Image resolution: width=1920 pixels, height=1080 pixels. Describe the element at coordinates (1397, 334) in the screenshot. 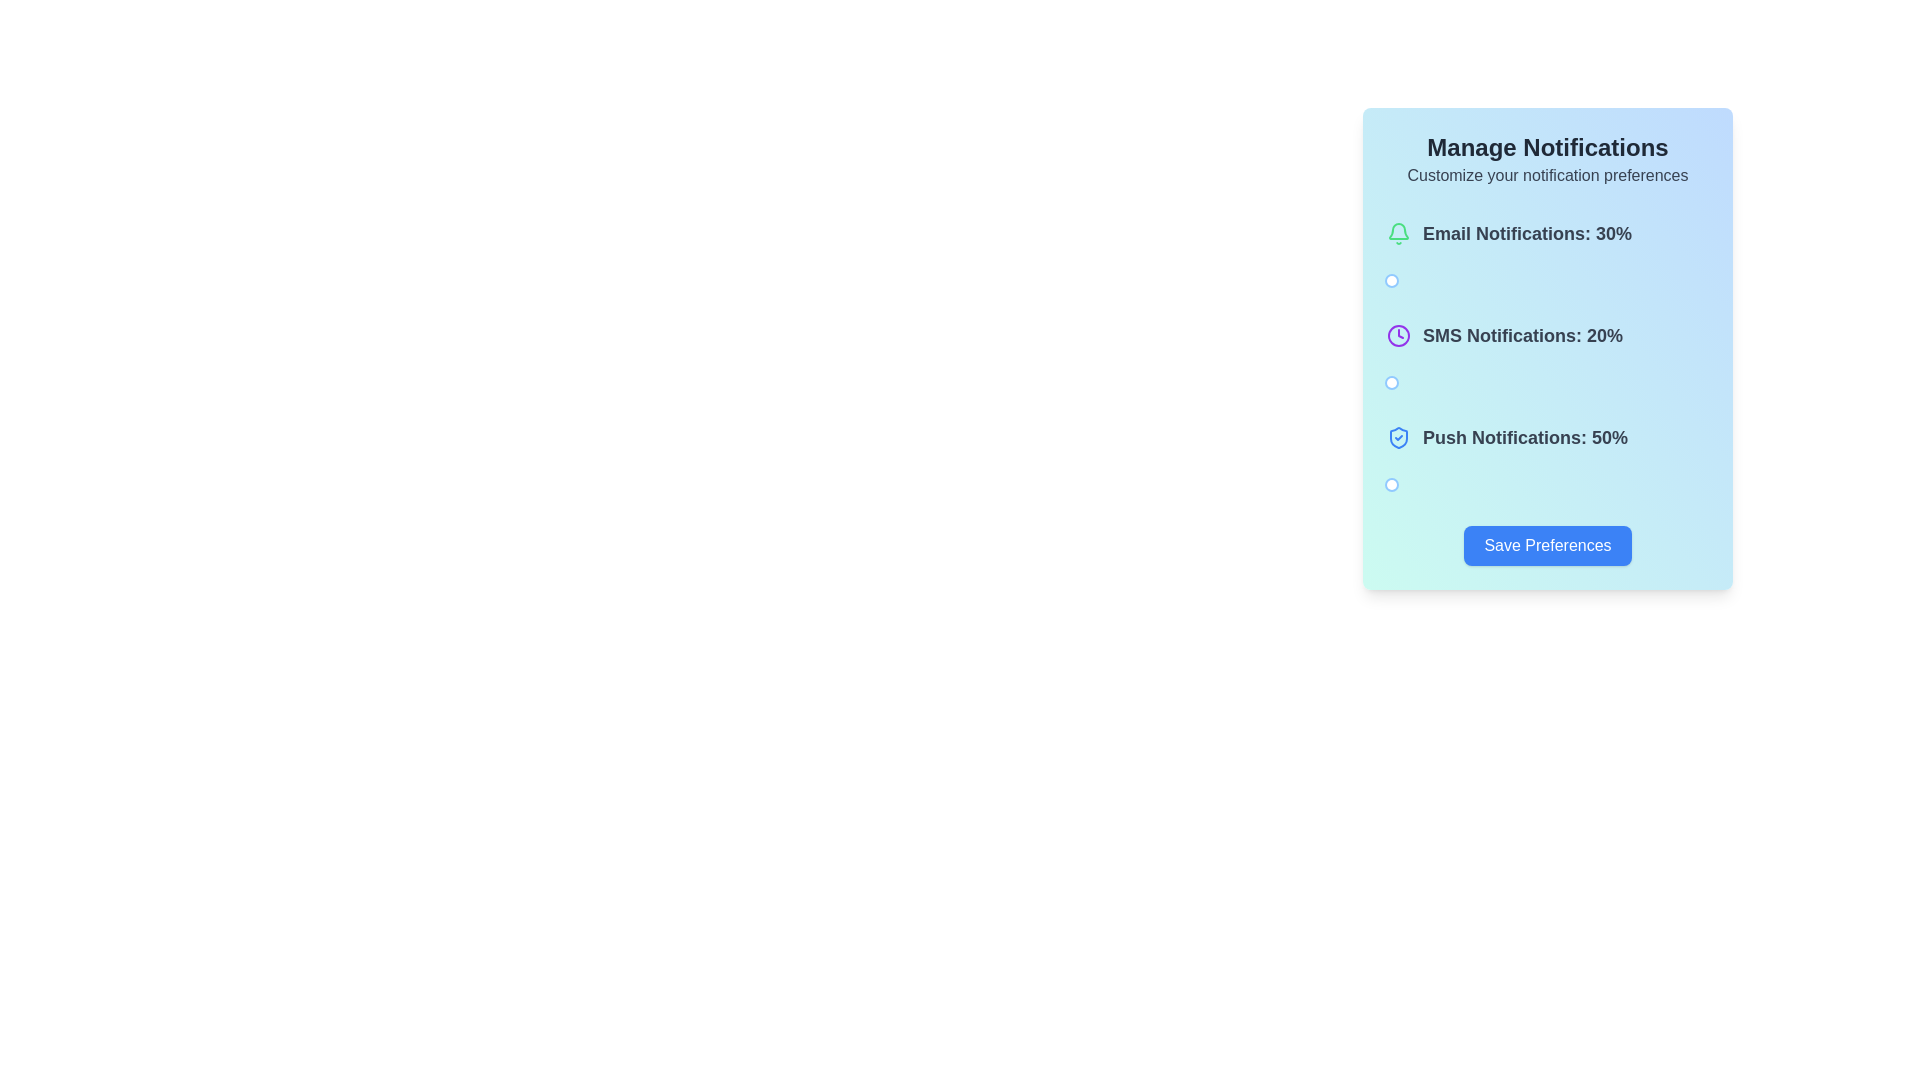

I see `the time or scheduling icon located to the left of the text 'SMS Notifications: 20%' within the notification preference card` at that location.